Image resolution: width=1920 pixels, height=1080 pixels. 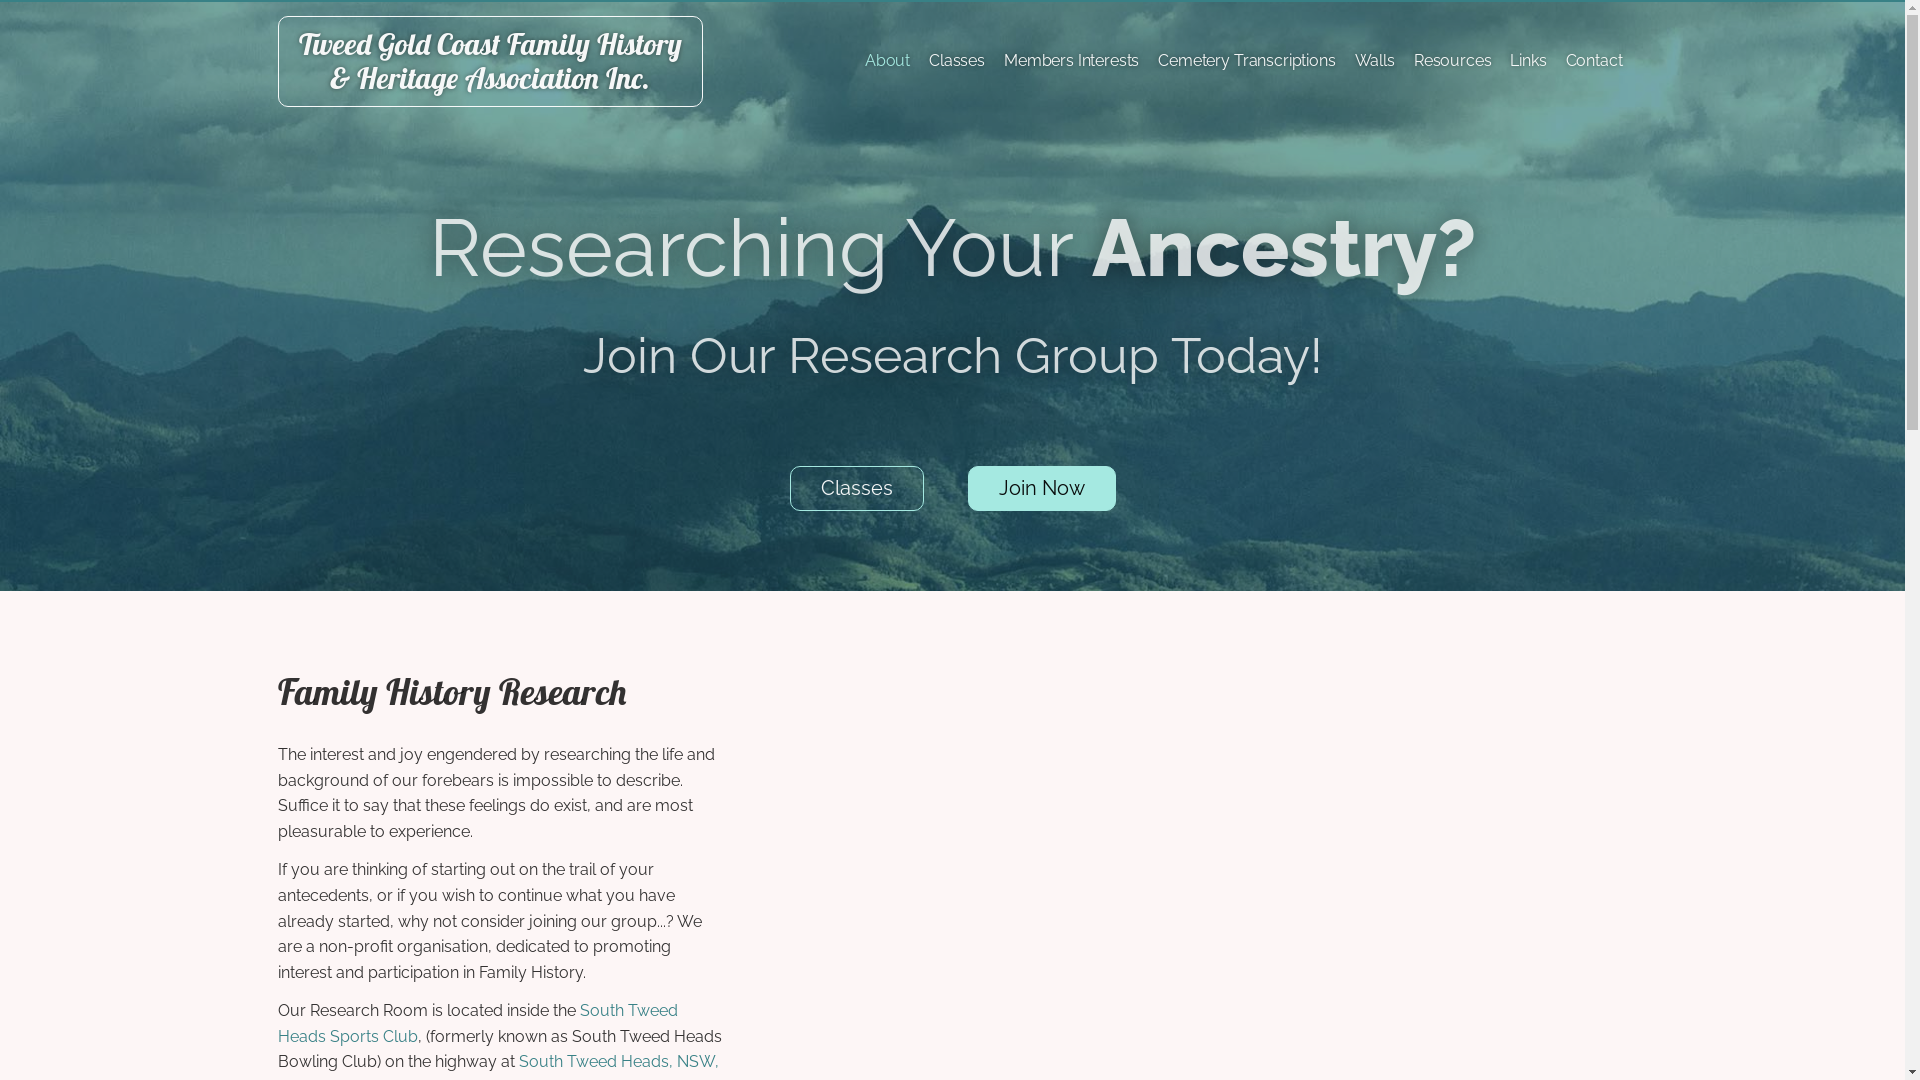 I want to click on 'Join Now', so click(x=968, y=488).